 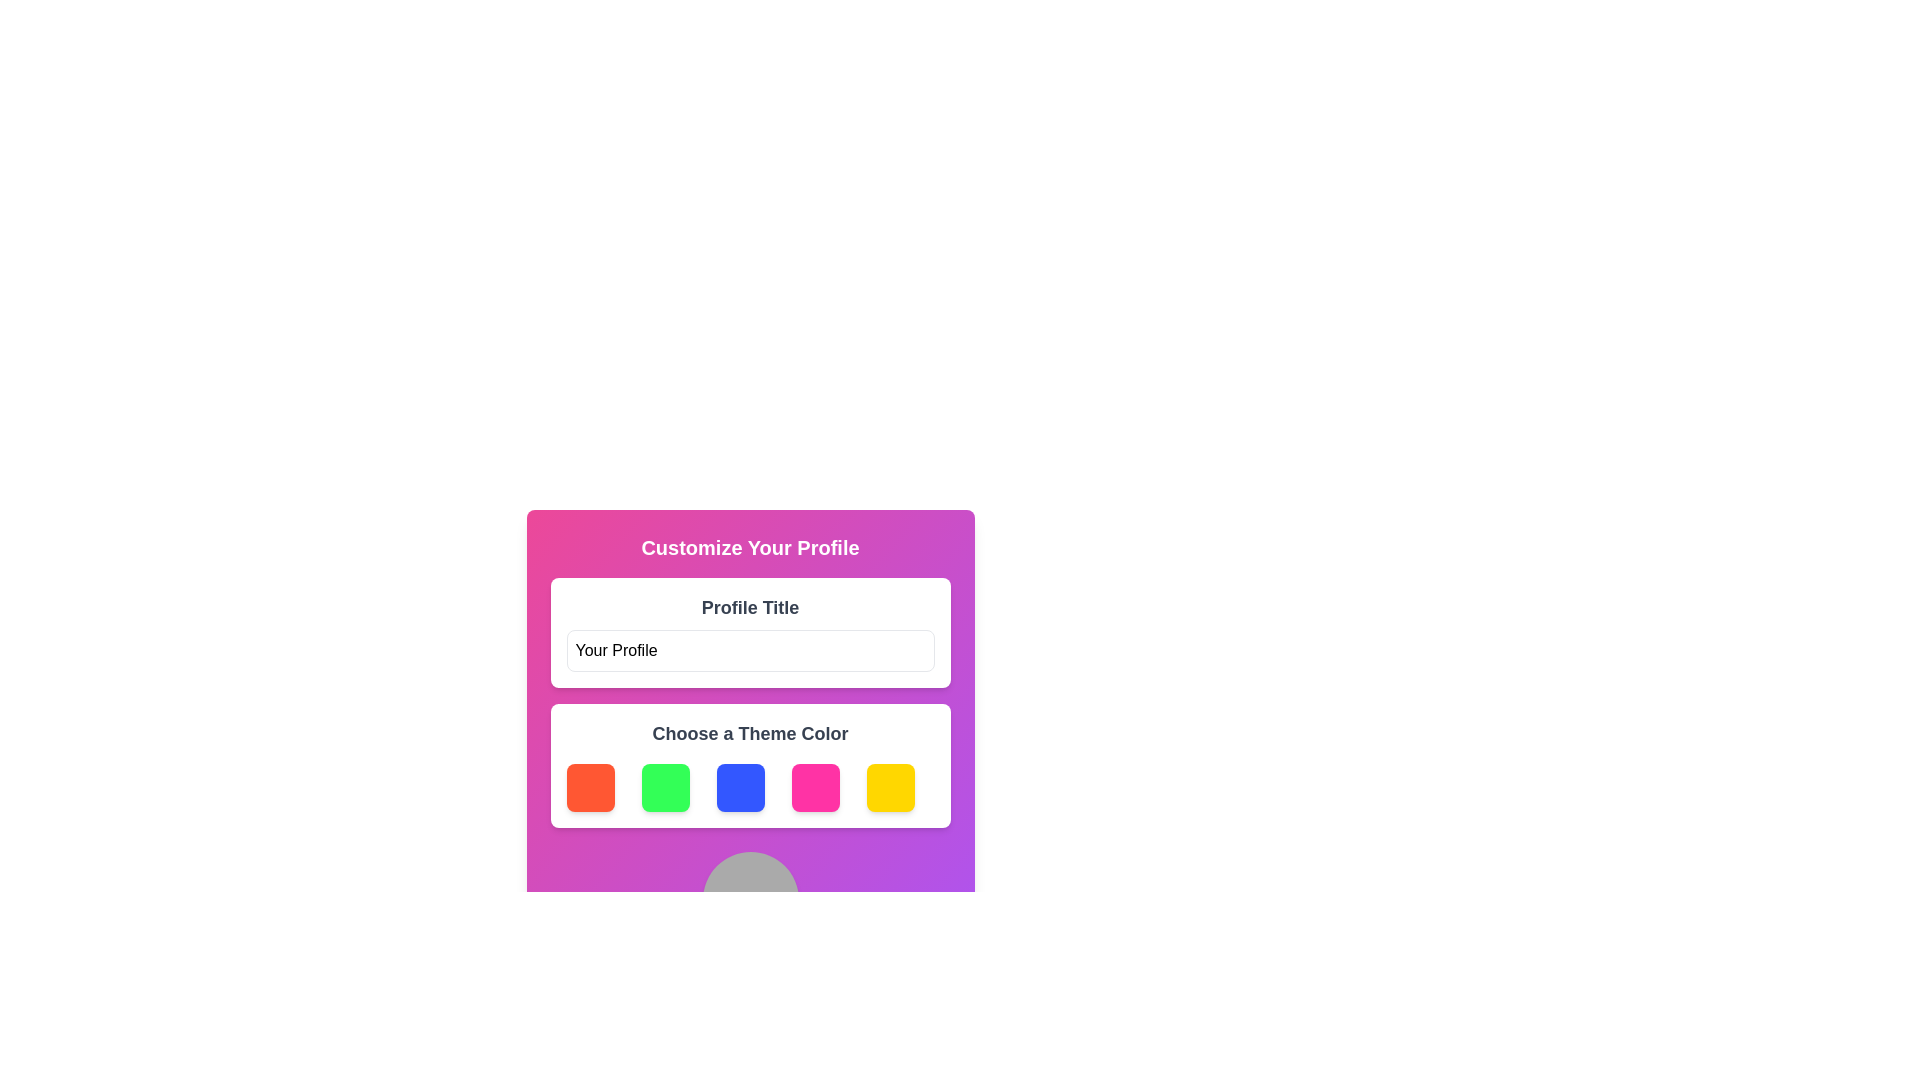 I want to click on the blue button in the horizontal button group, so click(x=749, y=786).